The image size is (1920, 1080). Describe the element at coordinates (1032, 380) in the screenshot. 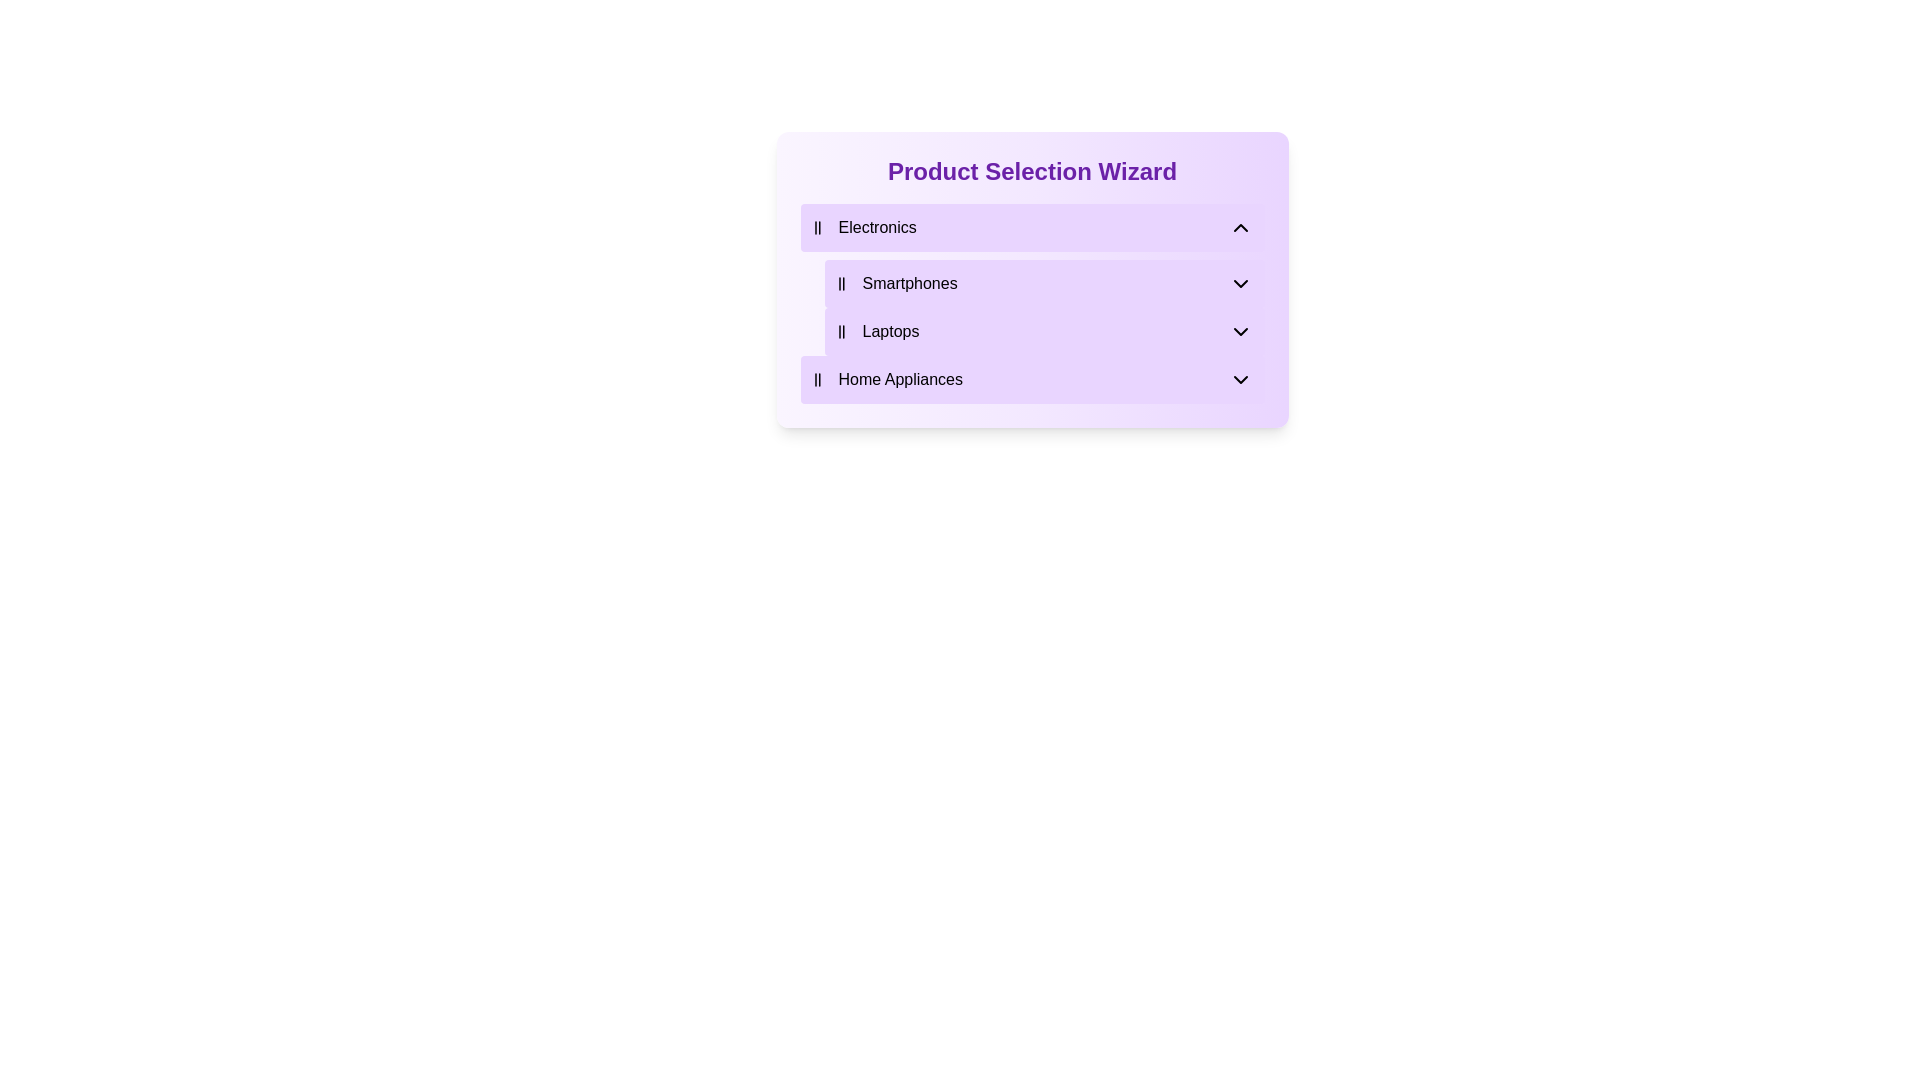

I see `the fourth option in the 'Product Selection Wizard' dropdown menu` at that location.